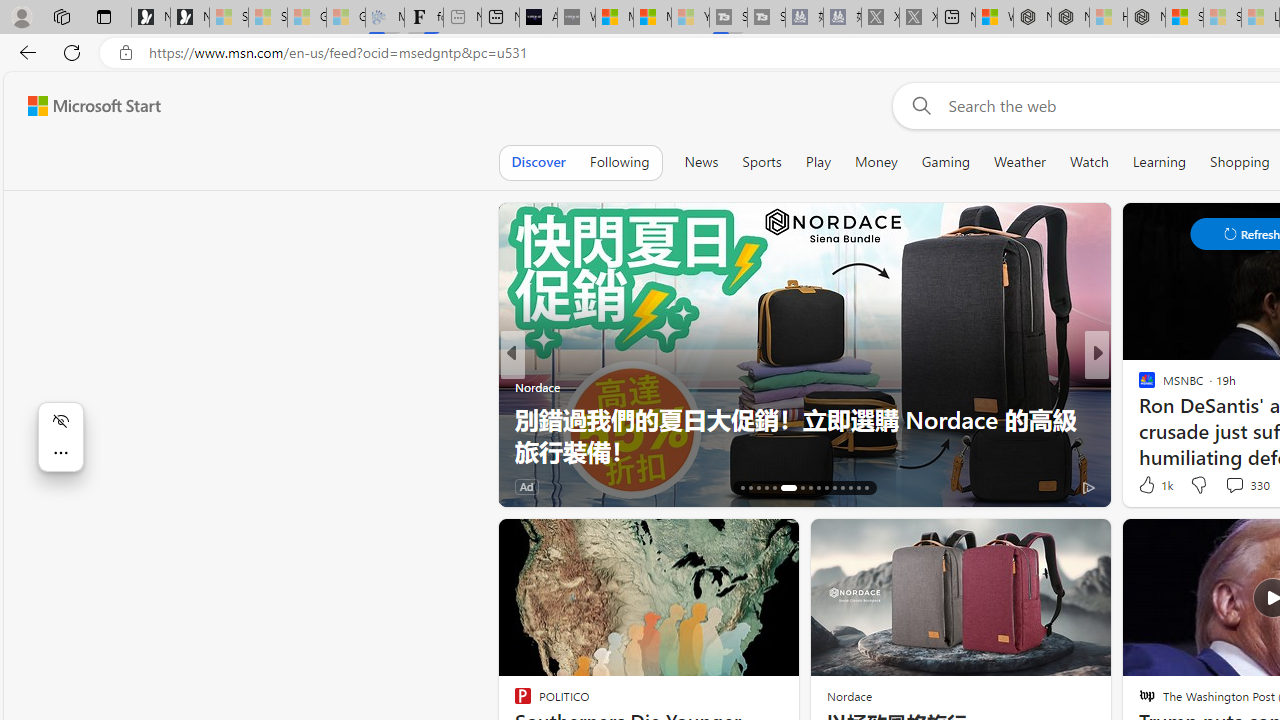  What do you see at coordinates (1228, 486) in the screenshot?
I see `'View comments 1 Comment'` at bounding box center [1228, 486].